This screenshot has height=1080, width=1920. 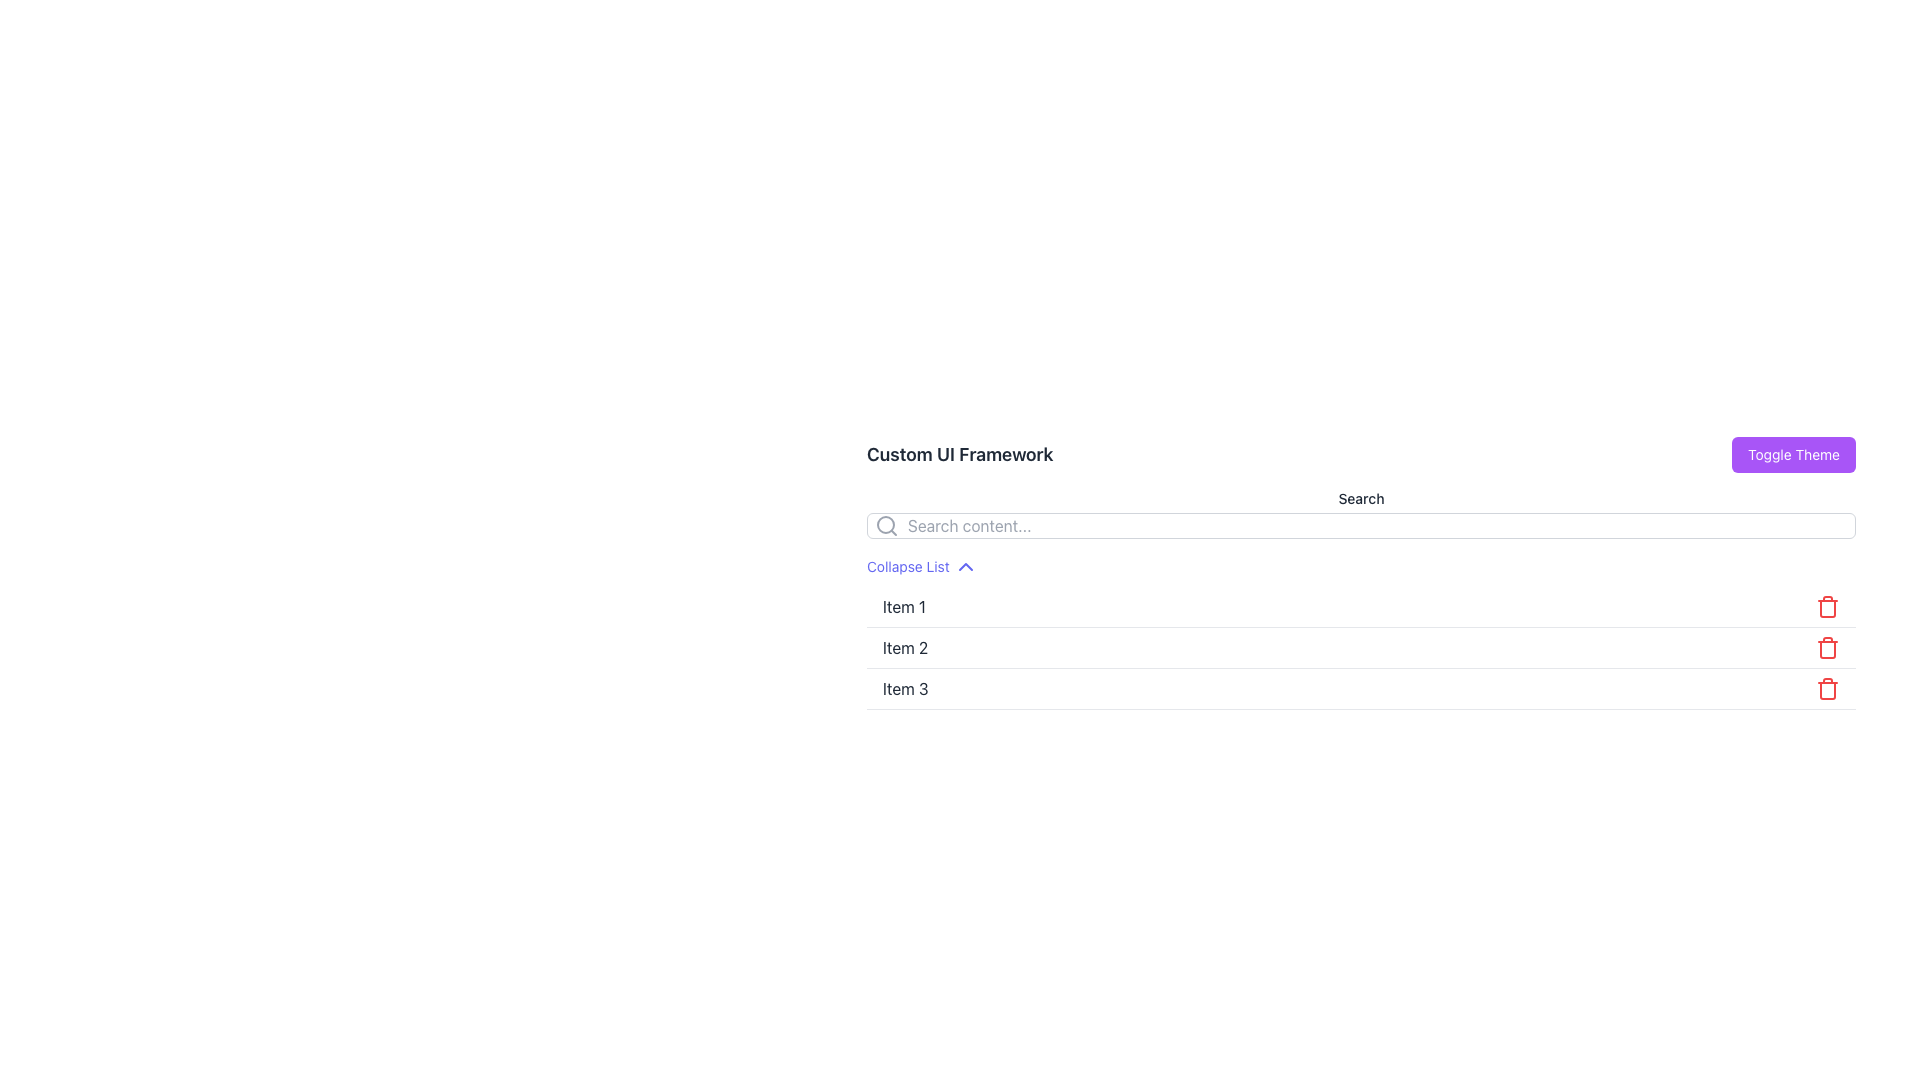 I want to click on the Text Label that describes the associated search input field, positioned above it and to the left of an icon, so click(x=1360, y=497).